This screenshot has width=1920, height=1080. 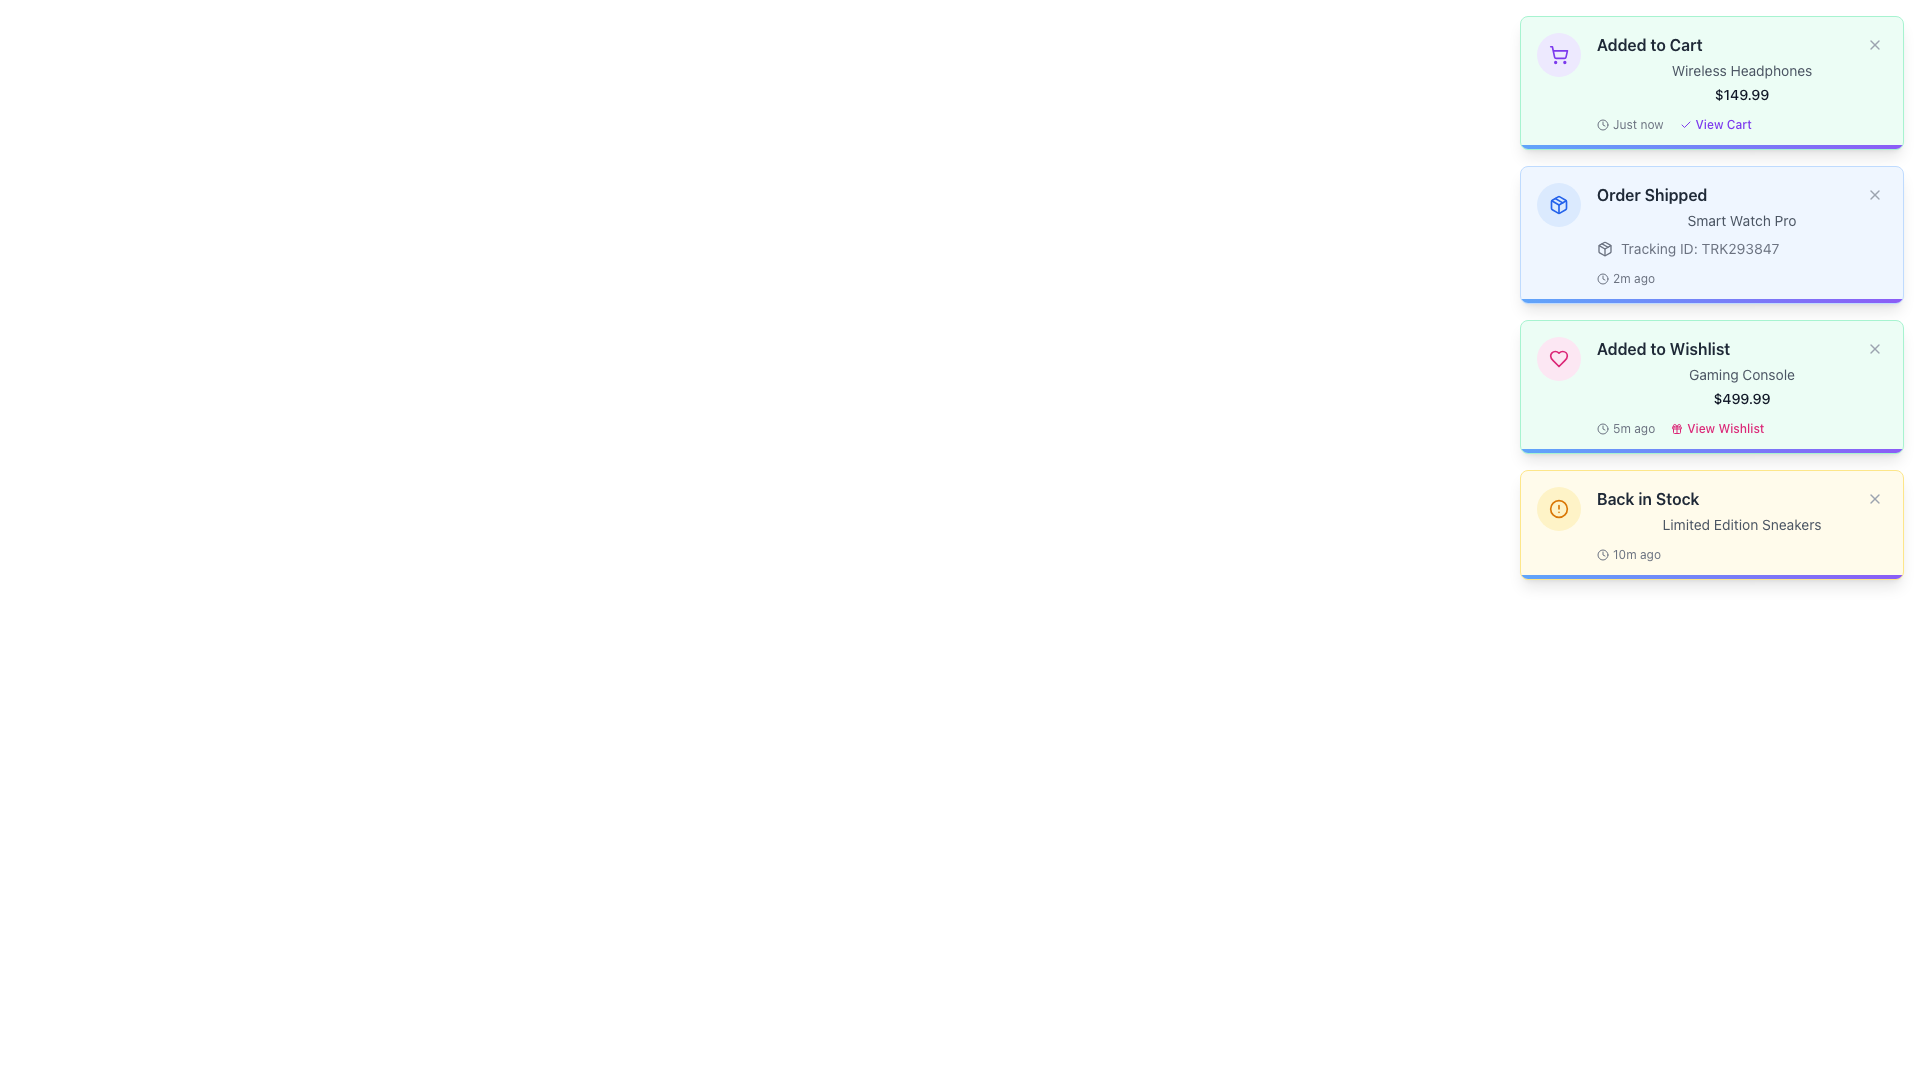 I want to click on the alert icon located at the top-left corner inside the 'Back in Stock' card, which indicates the nature of the associated message, so click(x=1558, y=508).